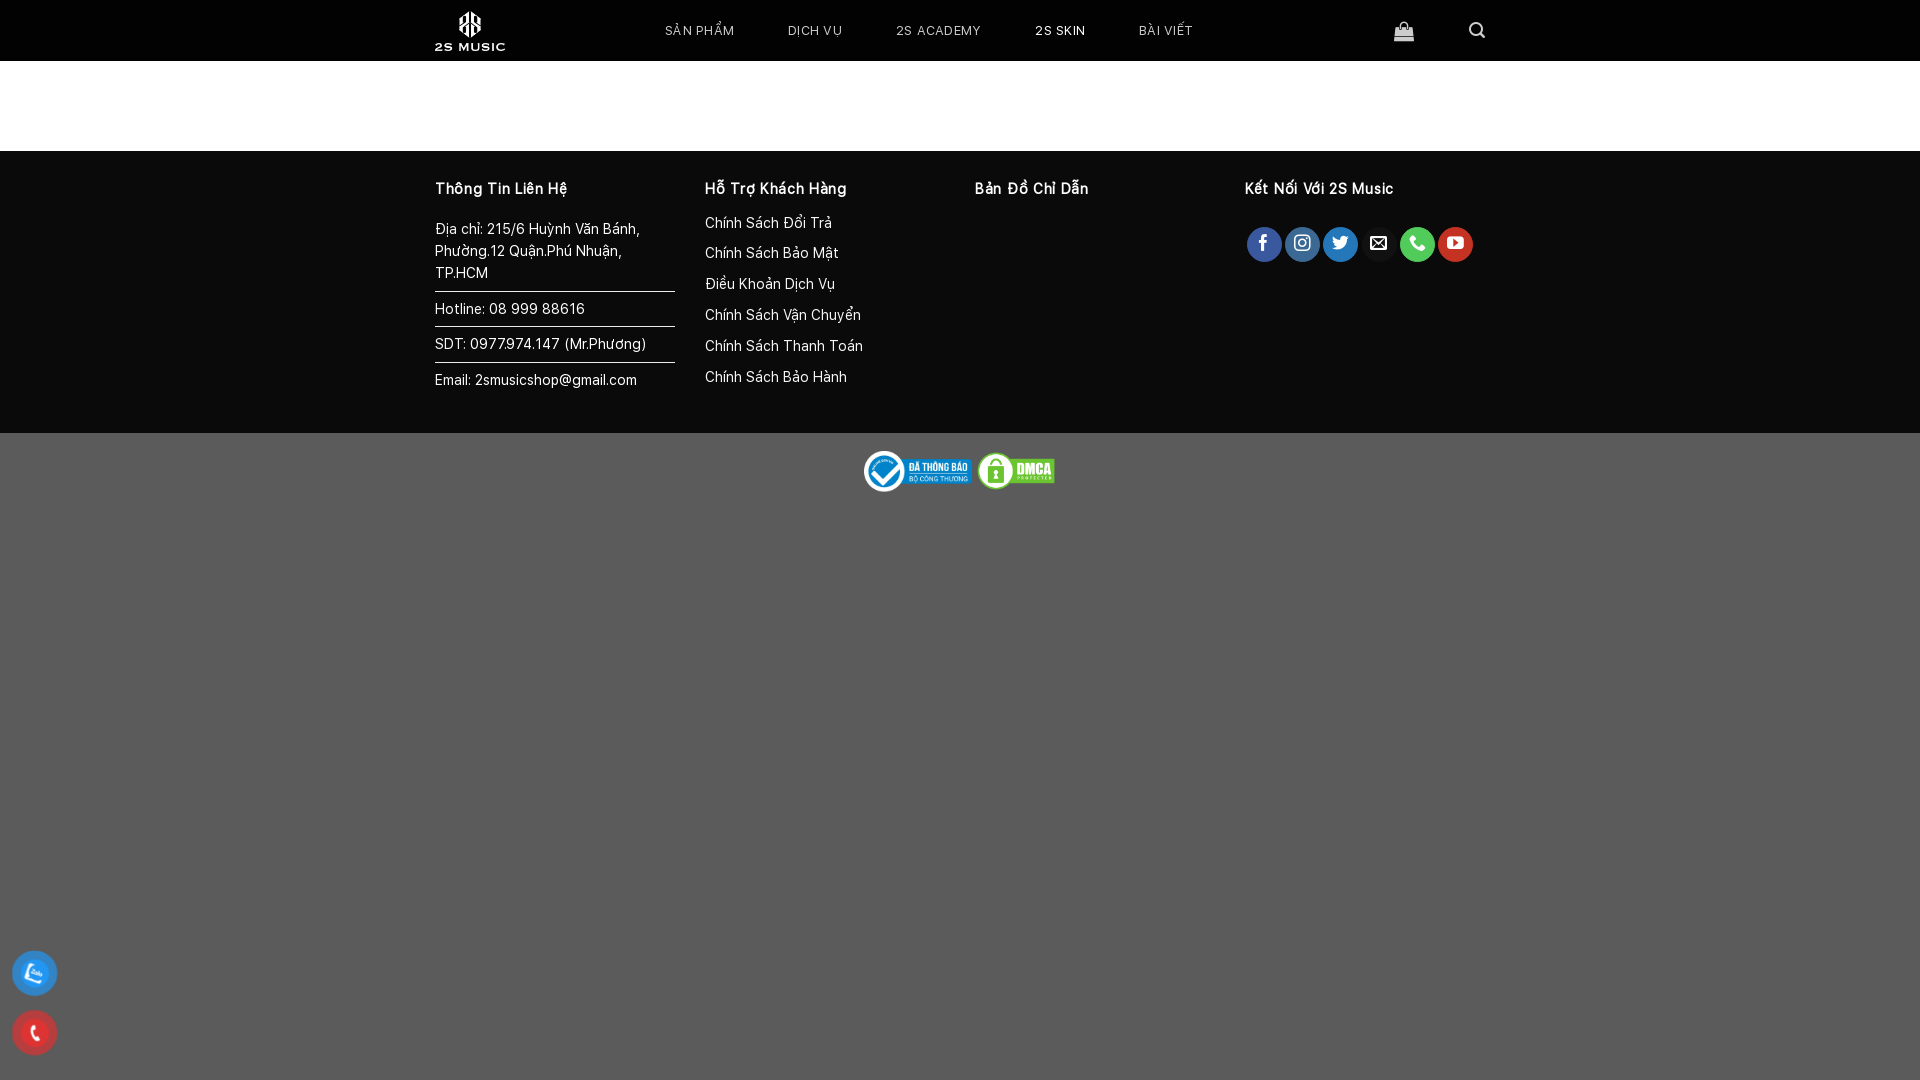 This screenshot has width=1920, height=1080. I want to click on 'DMCA.com Protection Status', so click(1016, 470).